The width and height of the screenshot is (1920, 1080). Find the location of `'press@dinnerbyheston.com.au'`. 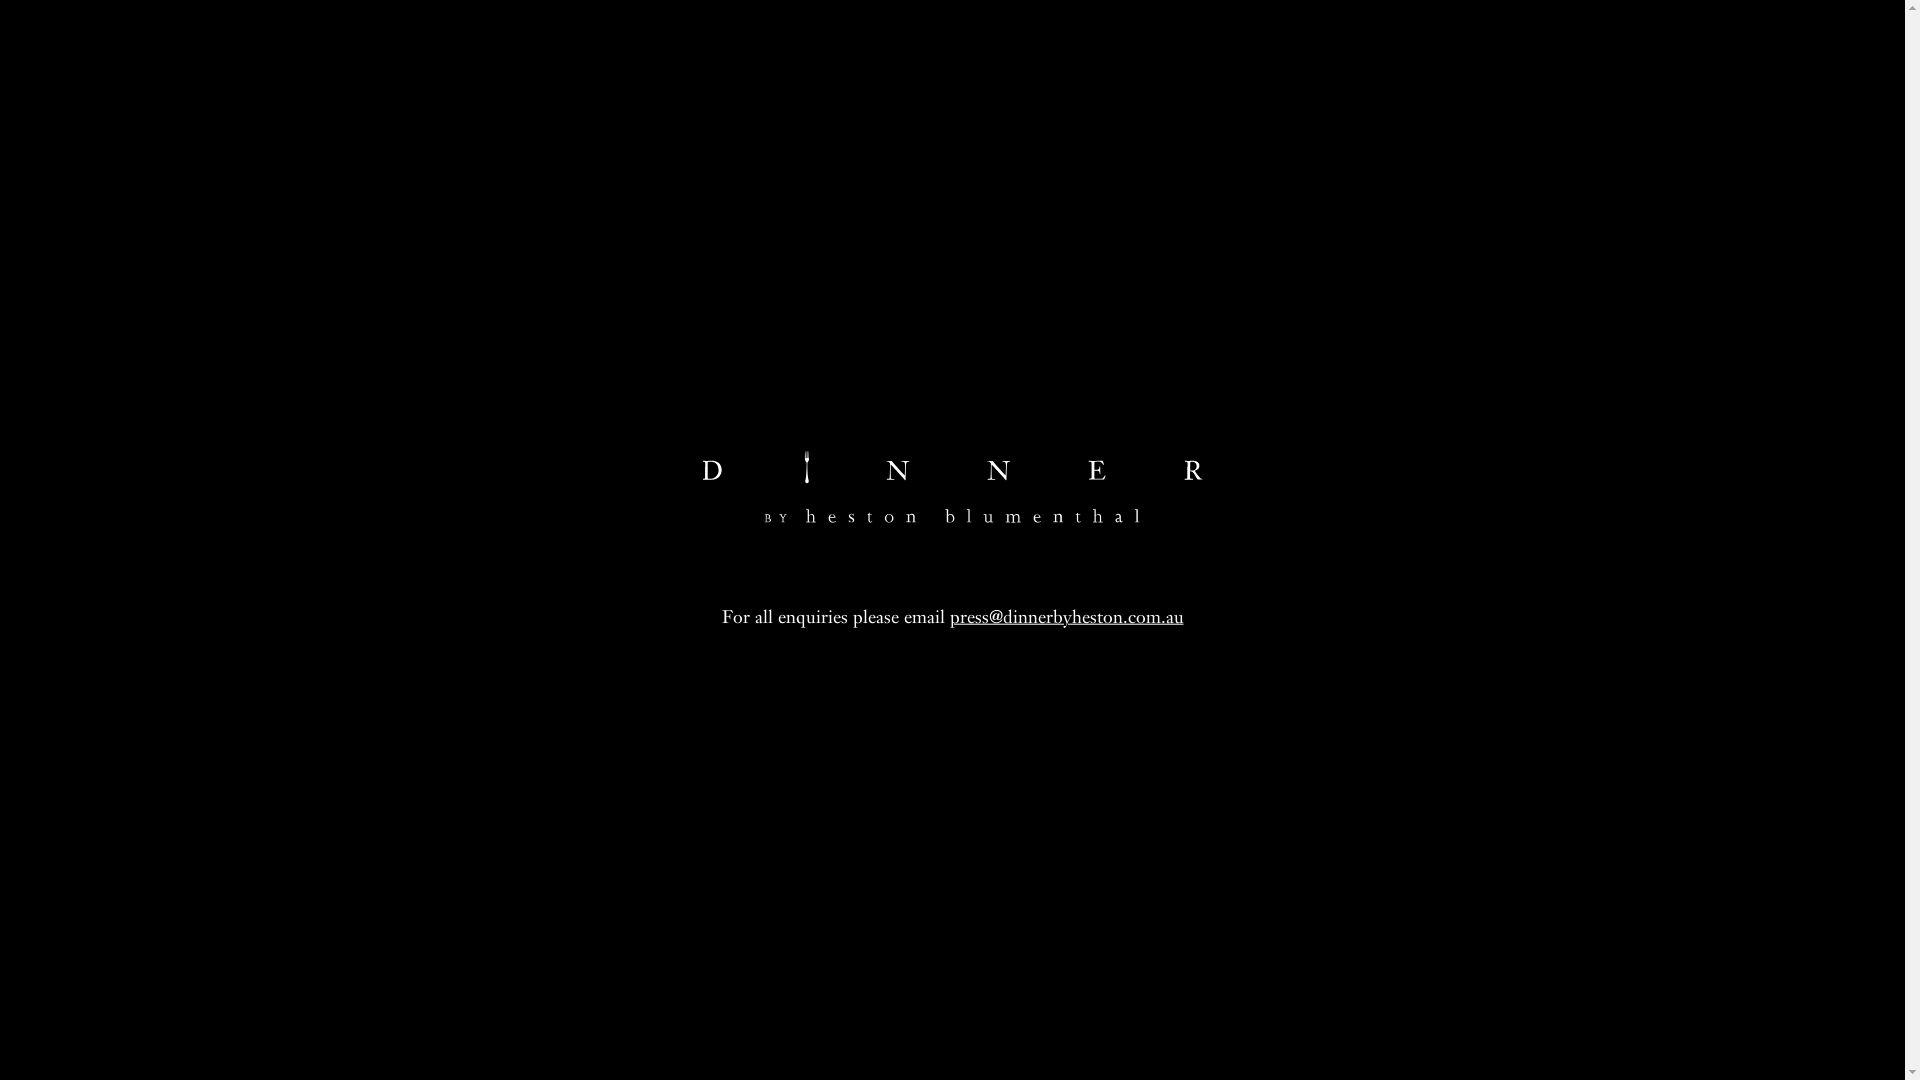

'press@dinnerbyheston.com.au' is located at coordinates (1065, 614).